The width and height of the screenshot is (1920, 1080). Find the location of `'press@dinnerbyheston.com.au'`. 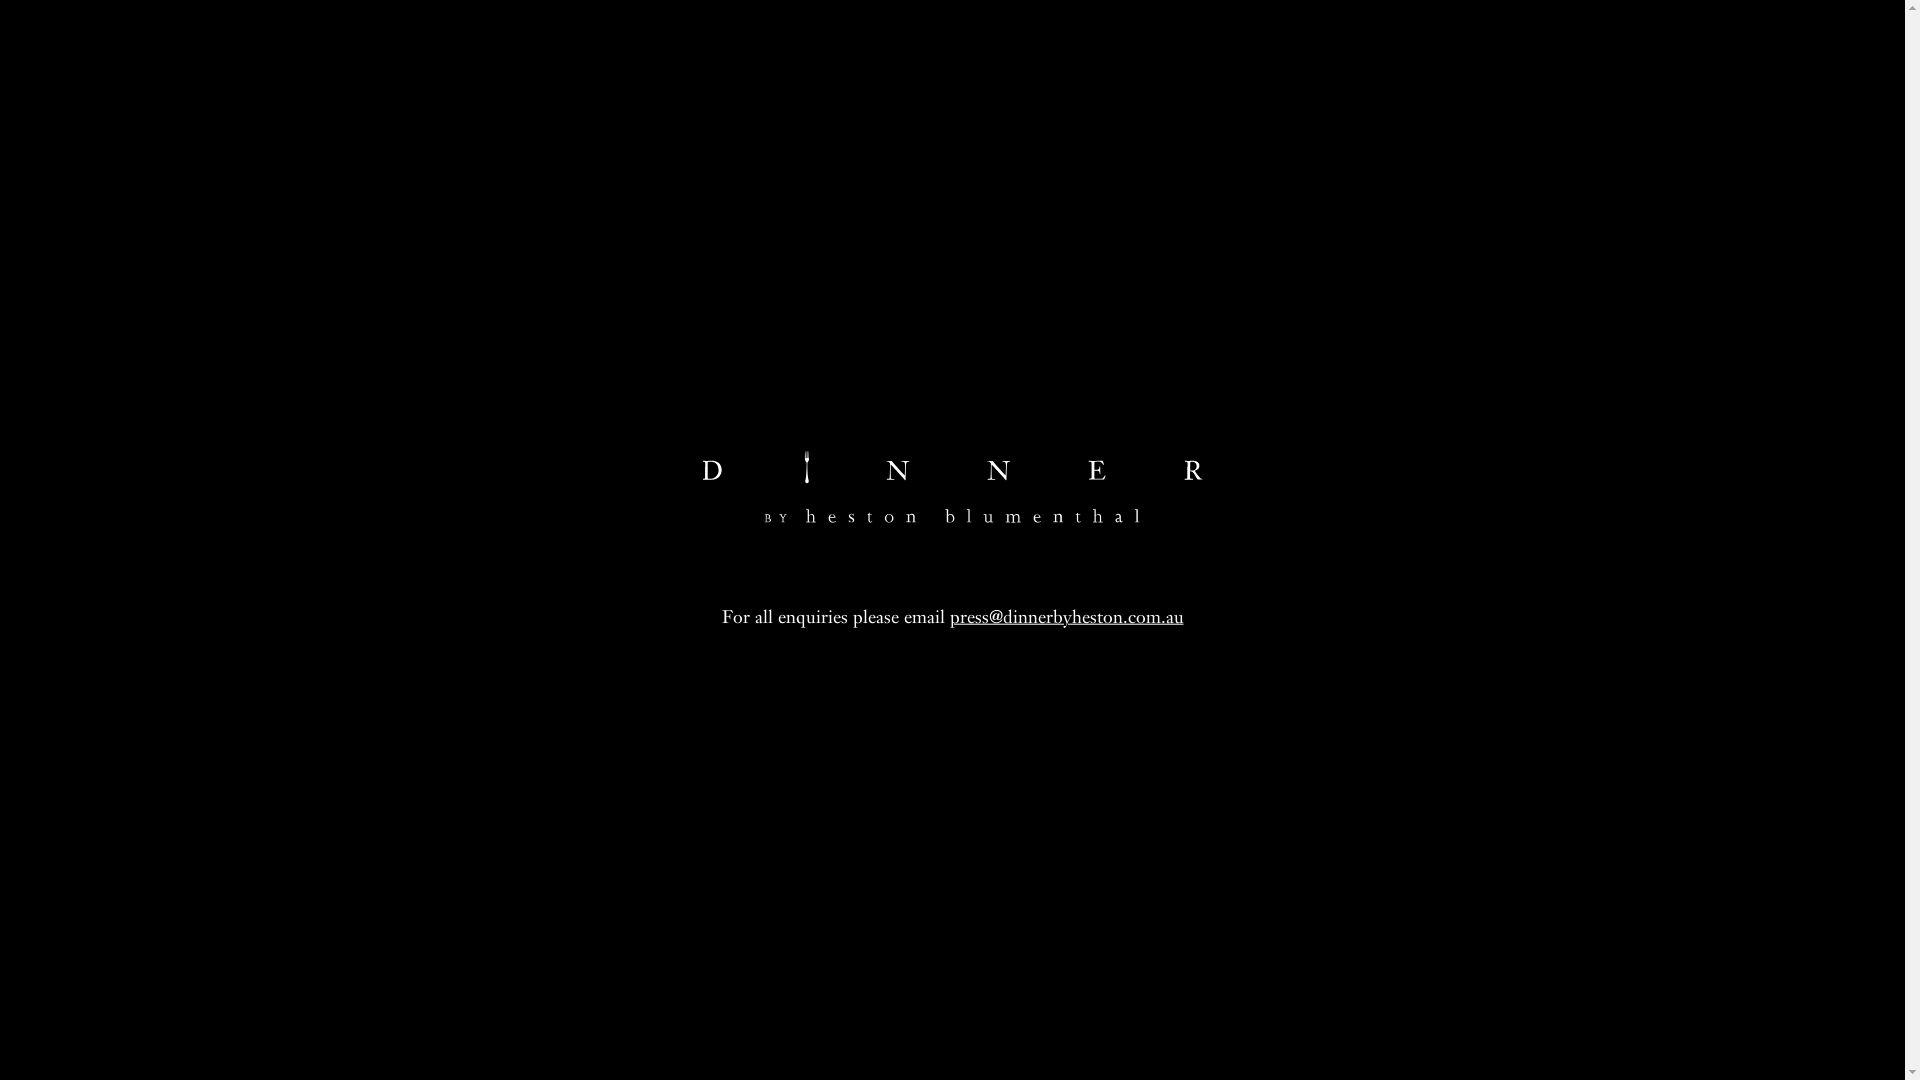

'press@dinnerbyheston.com.au' is located at coordinates (1065, 614).